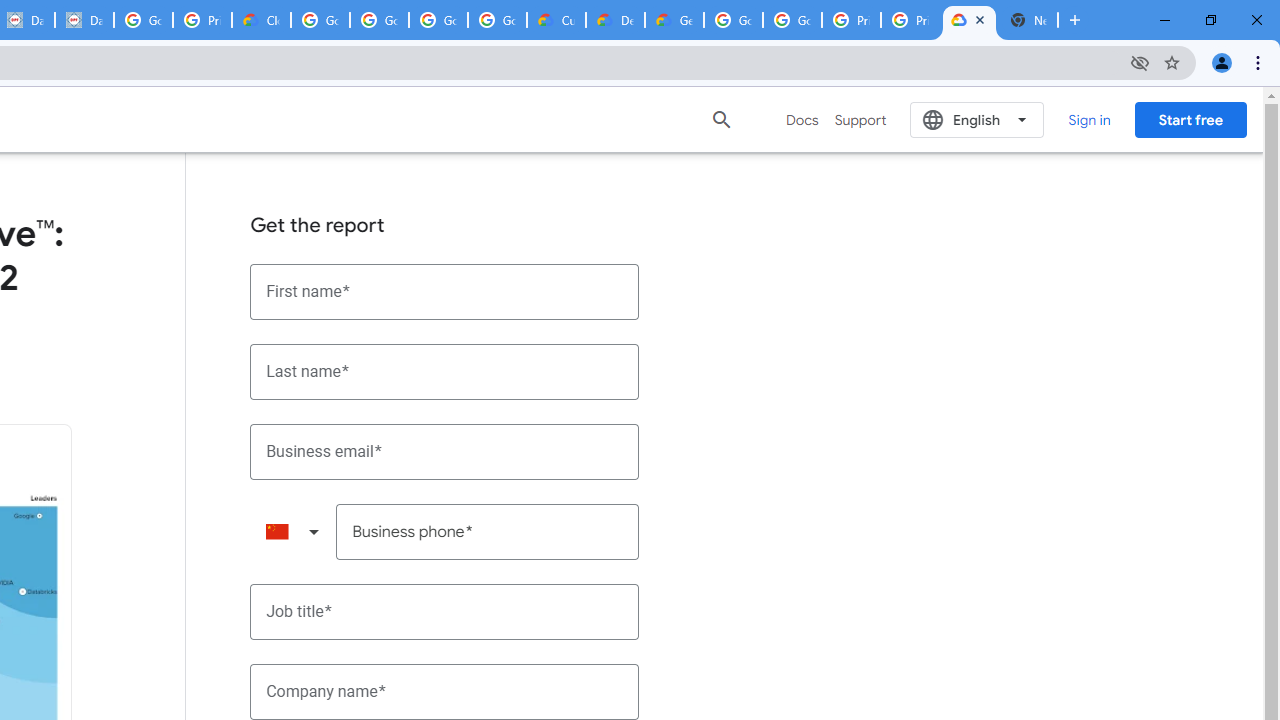 The width and height of the screenshot is (1280, 720). I want to click on 'Google Workspace - Specific Terms', so click(437, 20).